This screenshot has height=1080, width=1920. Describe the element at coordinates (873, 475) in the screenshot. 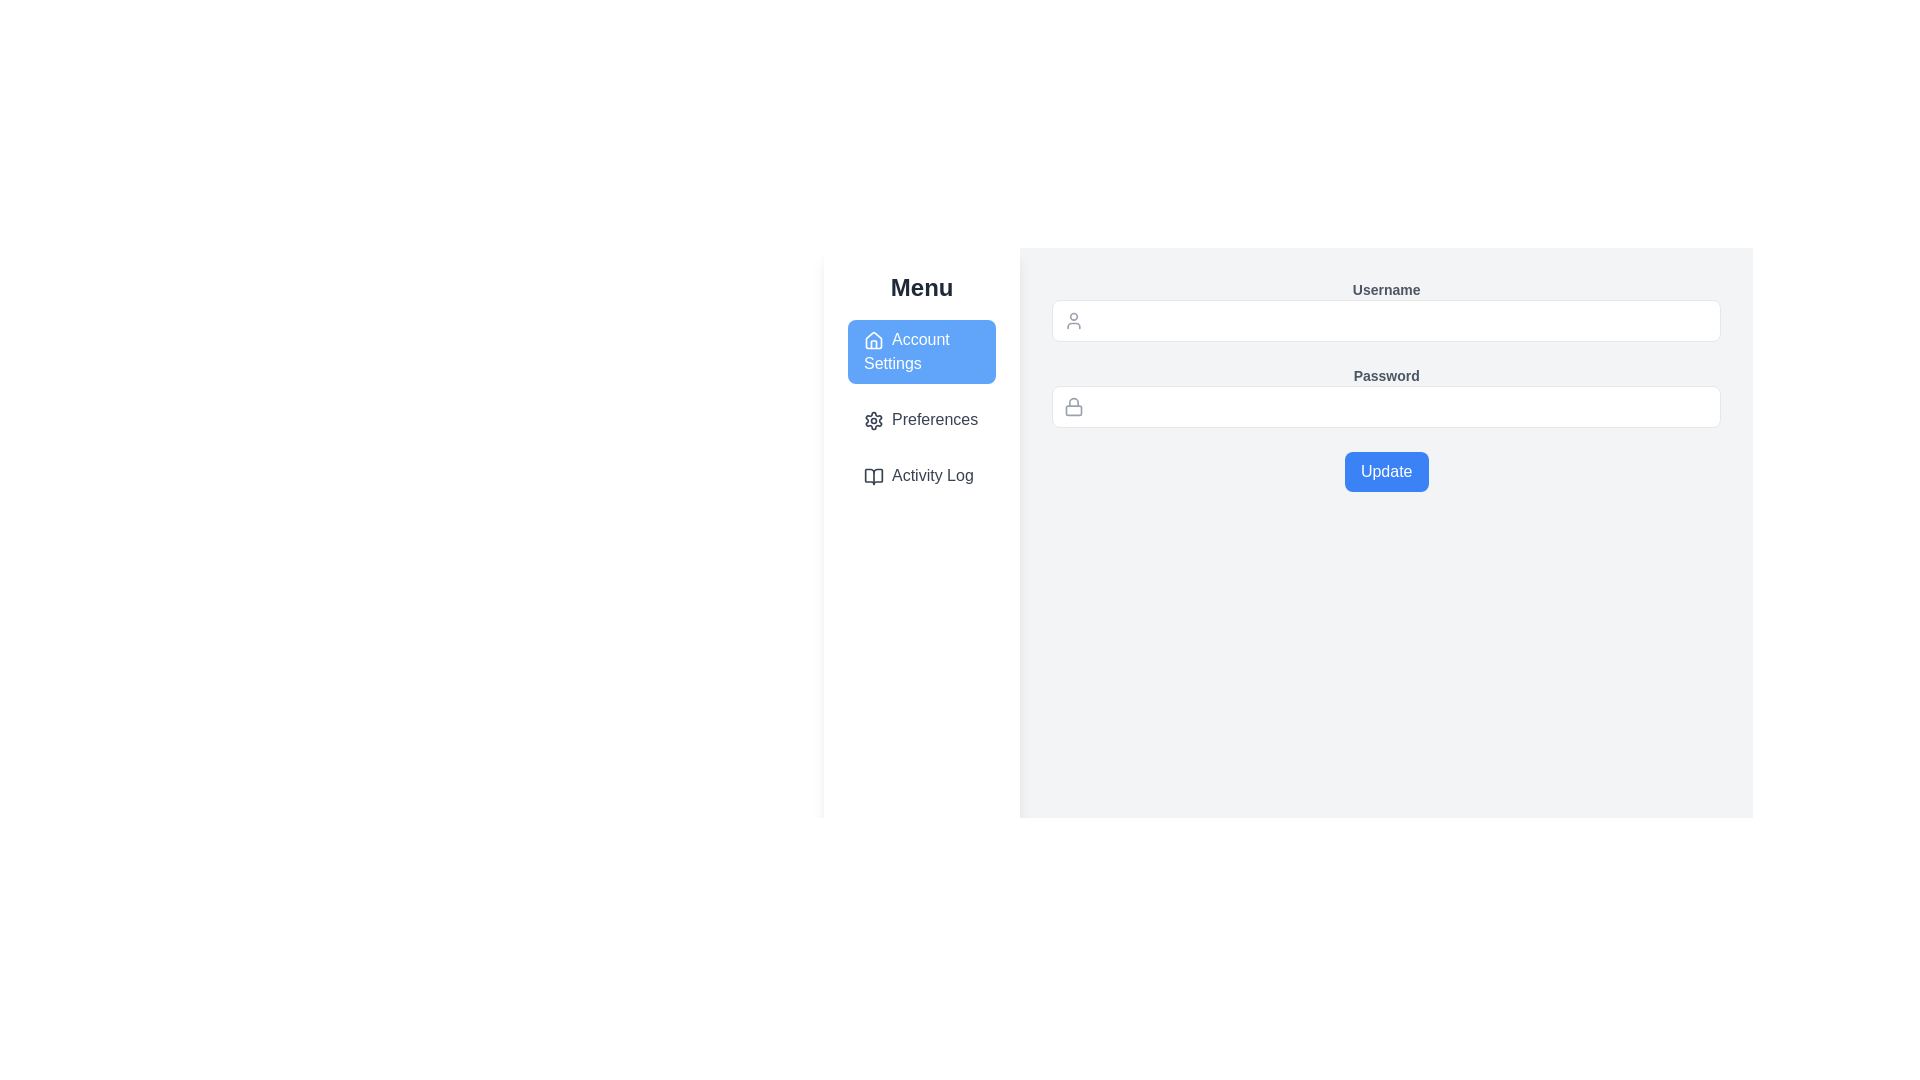

I see `the open book icon located to the left of the 'Activity Log' text in the menu section` at that location.